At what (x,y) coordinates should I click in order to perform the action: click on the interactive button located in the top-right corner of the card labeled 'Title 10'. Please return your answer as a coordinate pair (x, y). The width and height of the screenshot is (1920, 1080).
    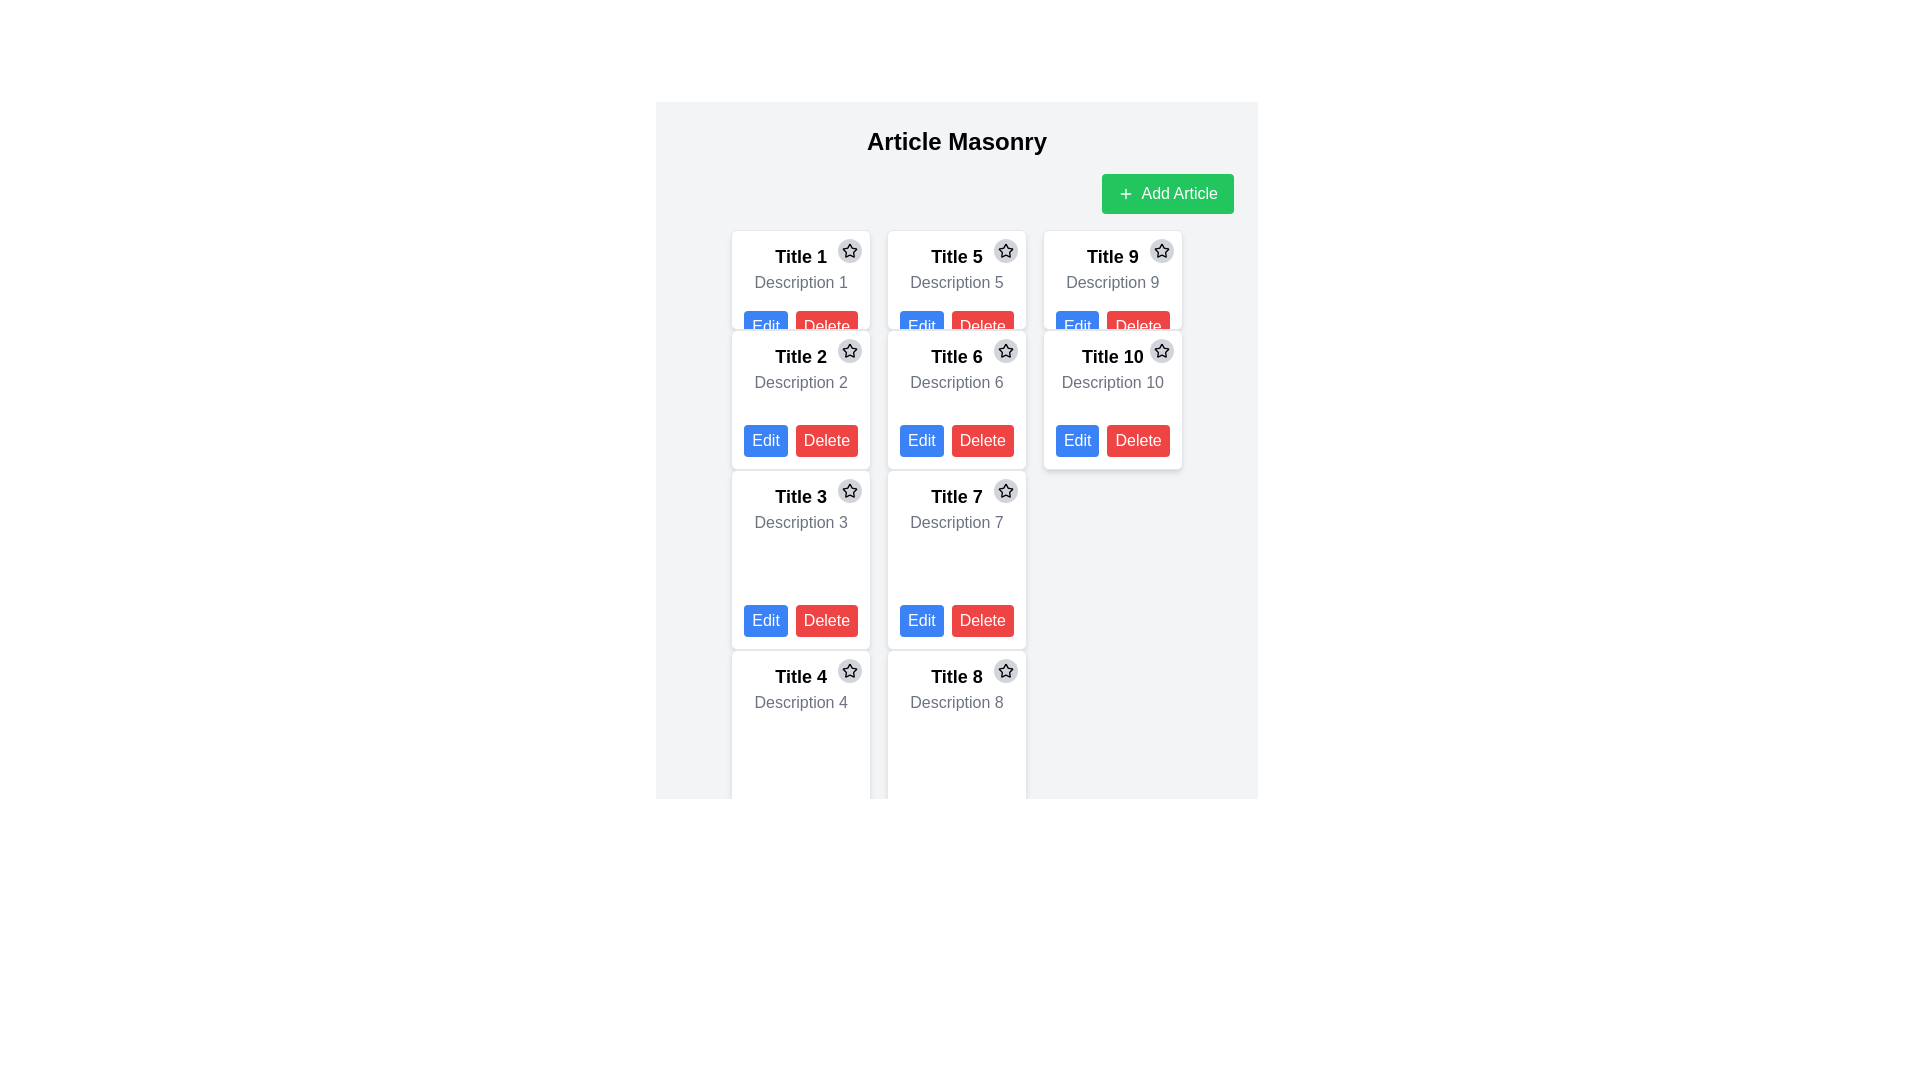
    Looking at the image, I should click on (1161, 350).